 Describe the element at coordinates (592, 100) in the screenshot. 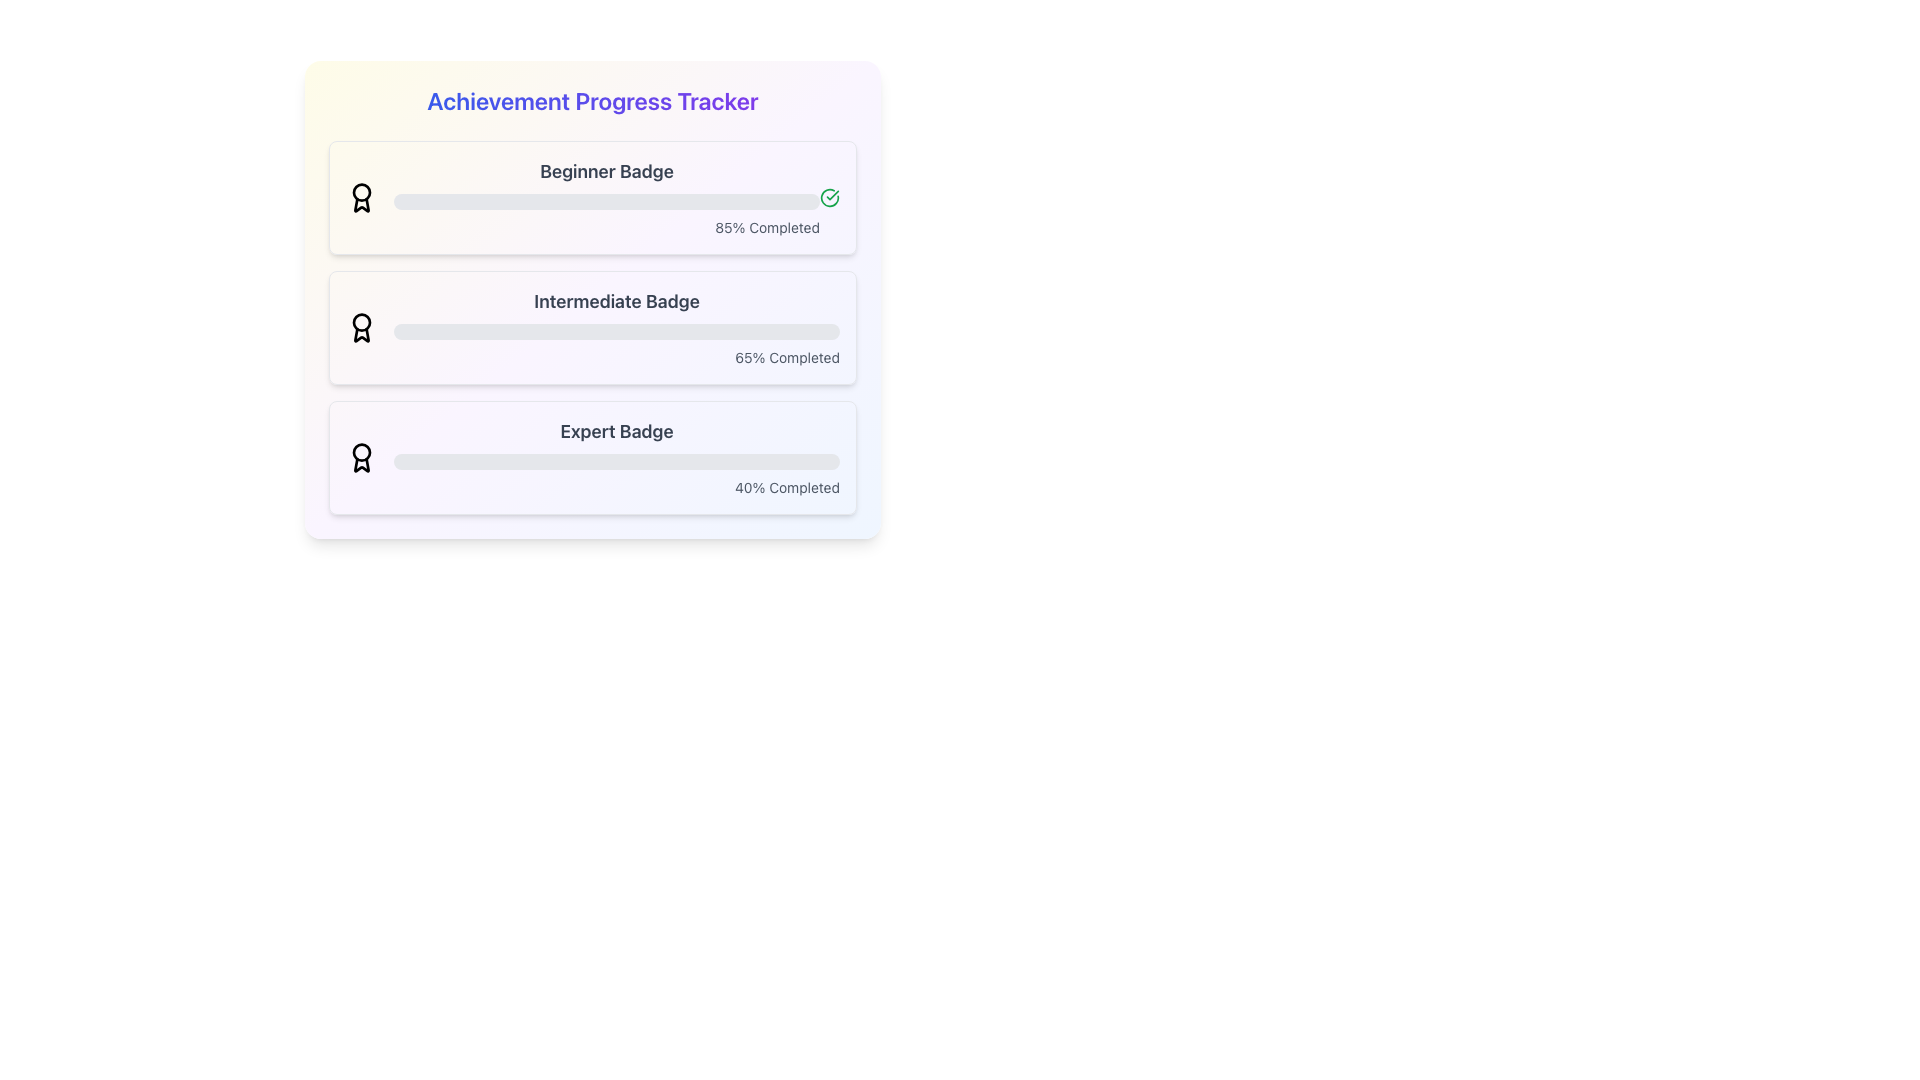

I see `the text header that reads 'Achievement Progress Tracker', styled with a gradient from blue to purple and displayed in a bold, large font` at that location.